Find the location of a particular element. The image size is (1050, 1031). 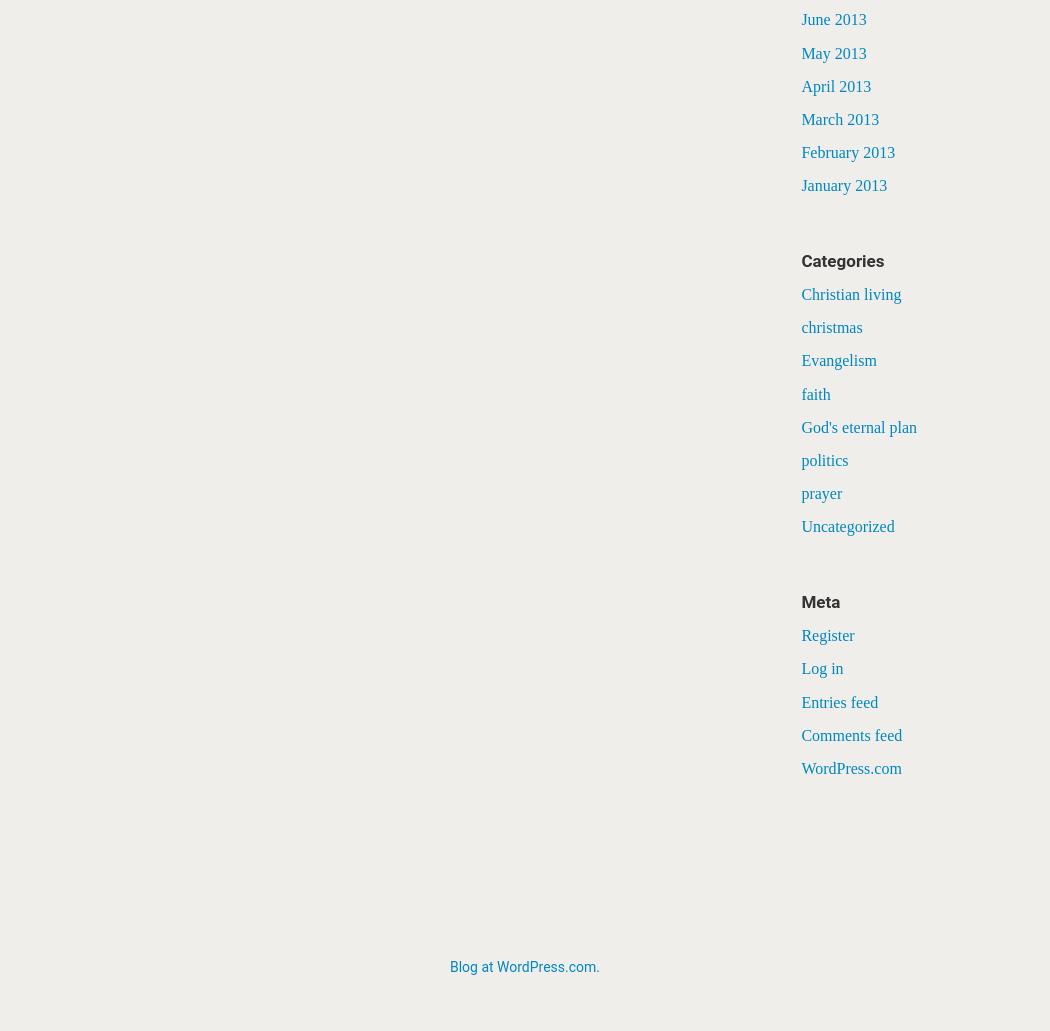

'Categories' is located at coordinates (842, 260).